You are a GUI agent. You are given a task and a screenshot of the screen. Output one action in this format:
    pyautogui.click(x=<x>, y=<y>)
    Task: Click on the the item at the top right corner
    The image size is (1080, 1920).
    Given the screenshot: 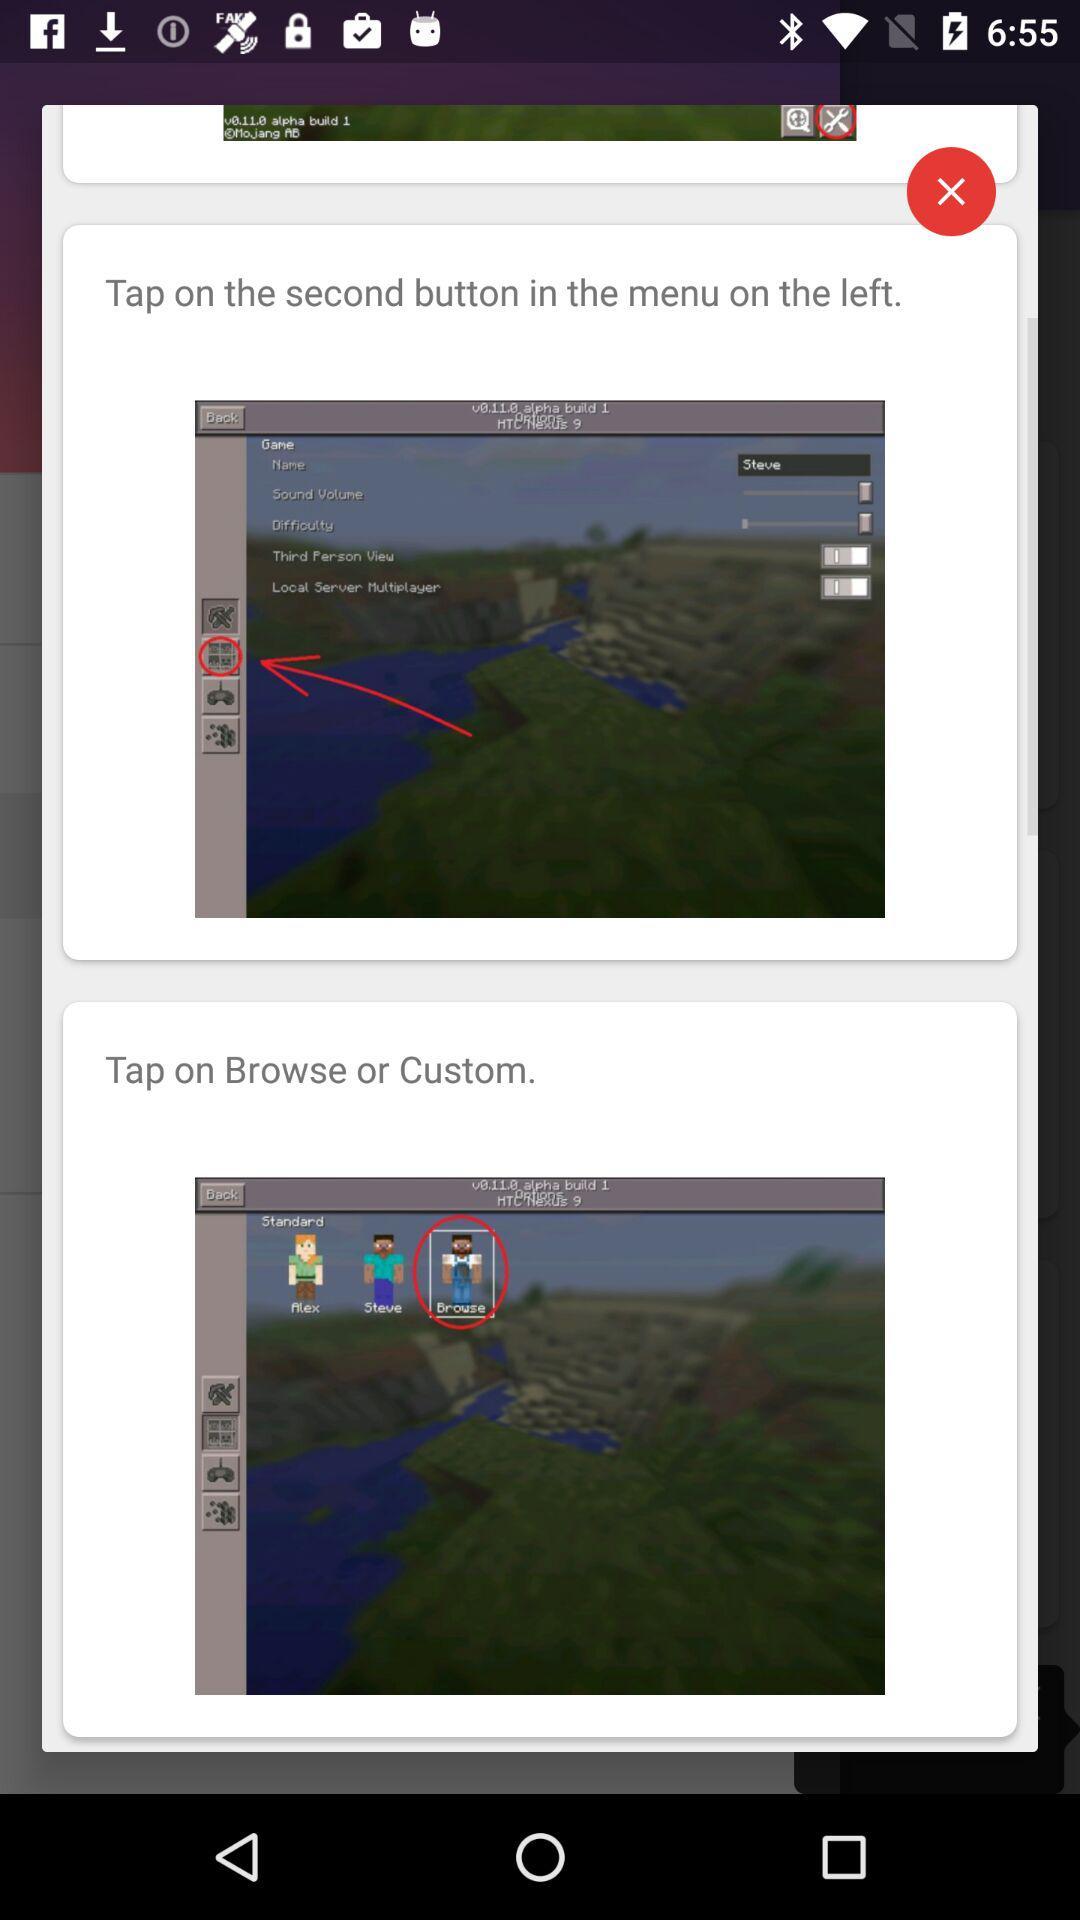 What is the action you would take?
    pyautogui.click(x=950, y=191)
    